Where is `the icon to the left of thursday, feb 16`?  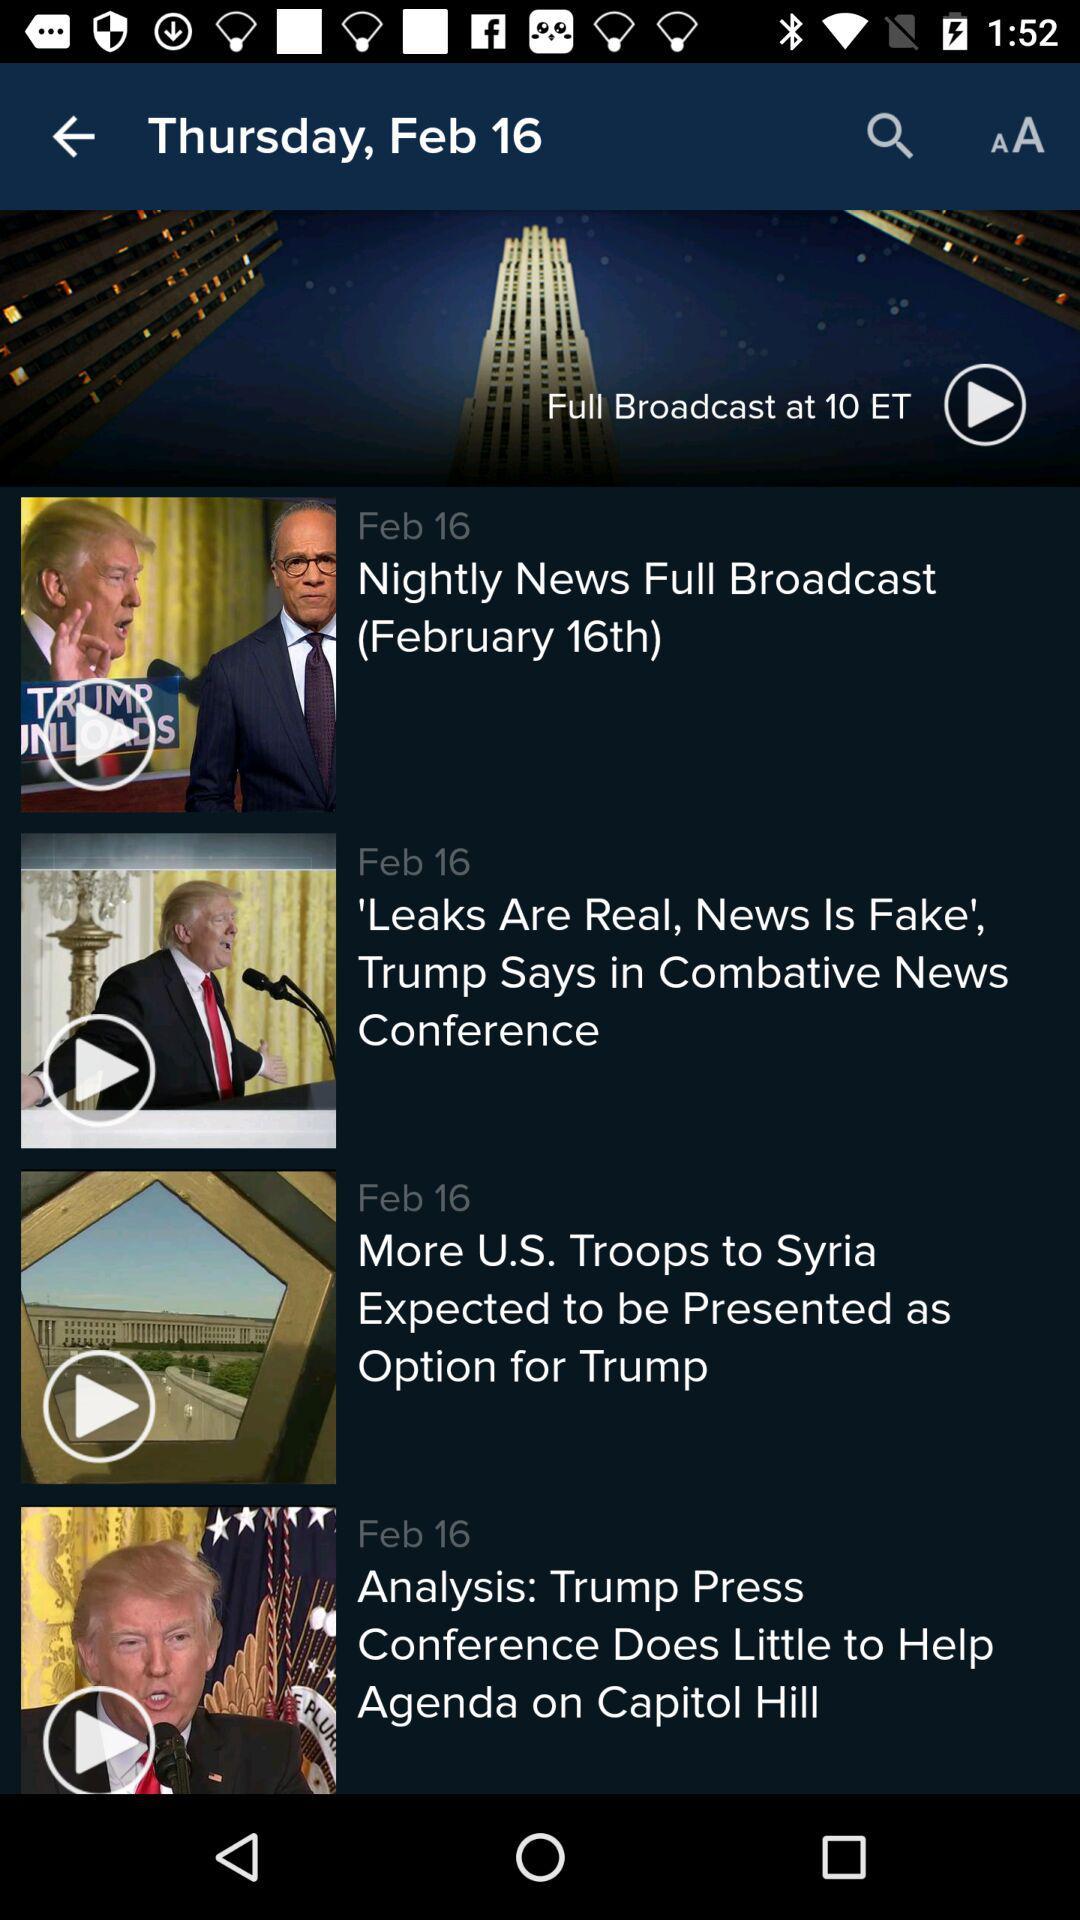
the icon to the left of thursday, feb 16 is located at coordinates (72, 135).